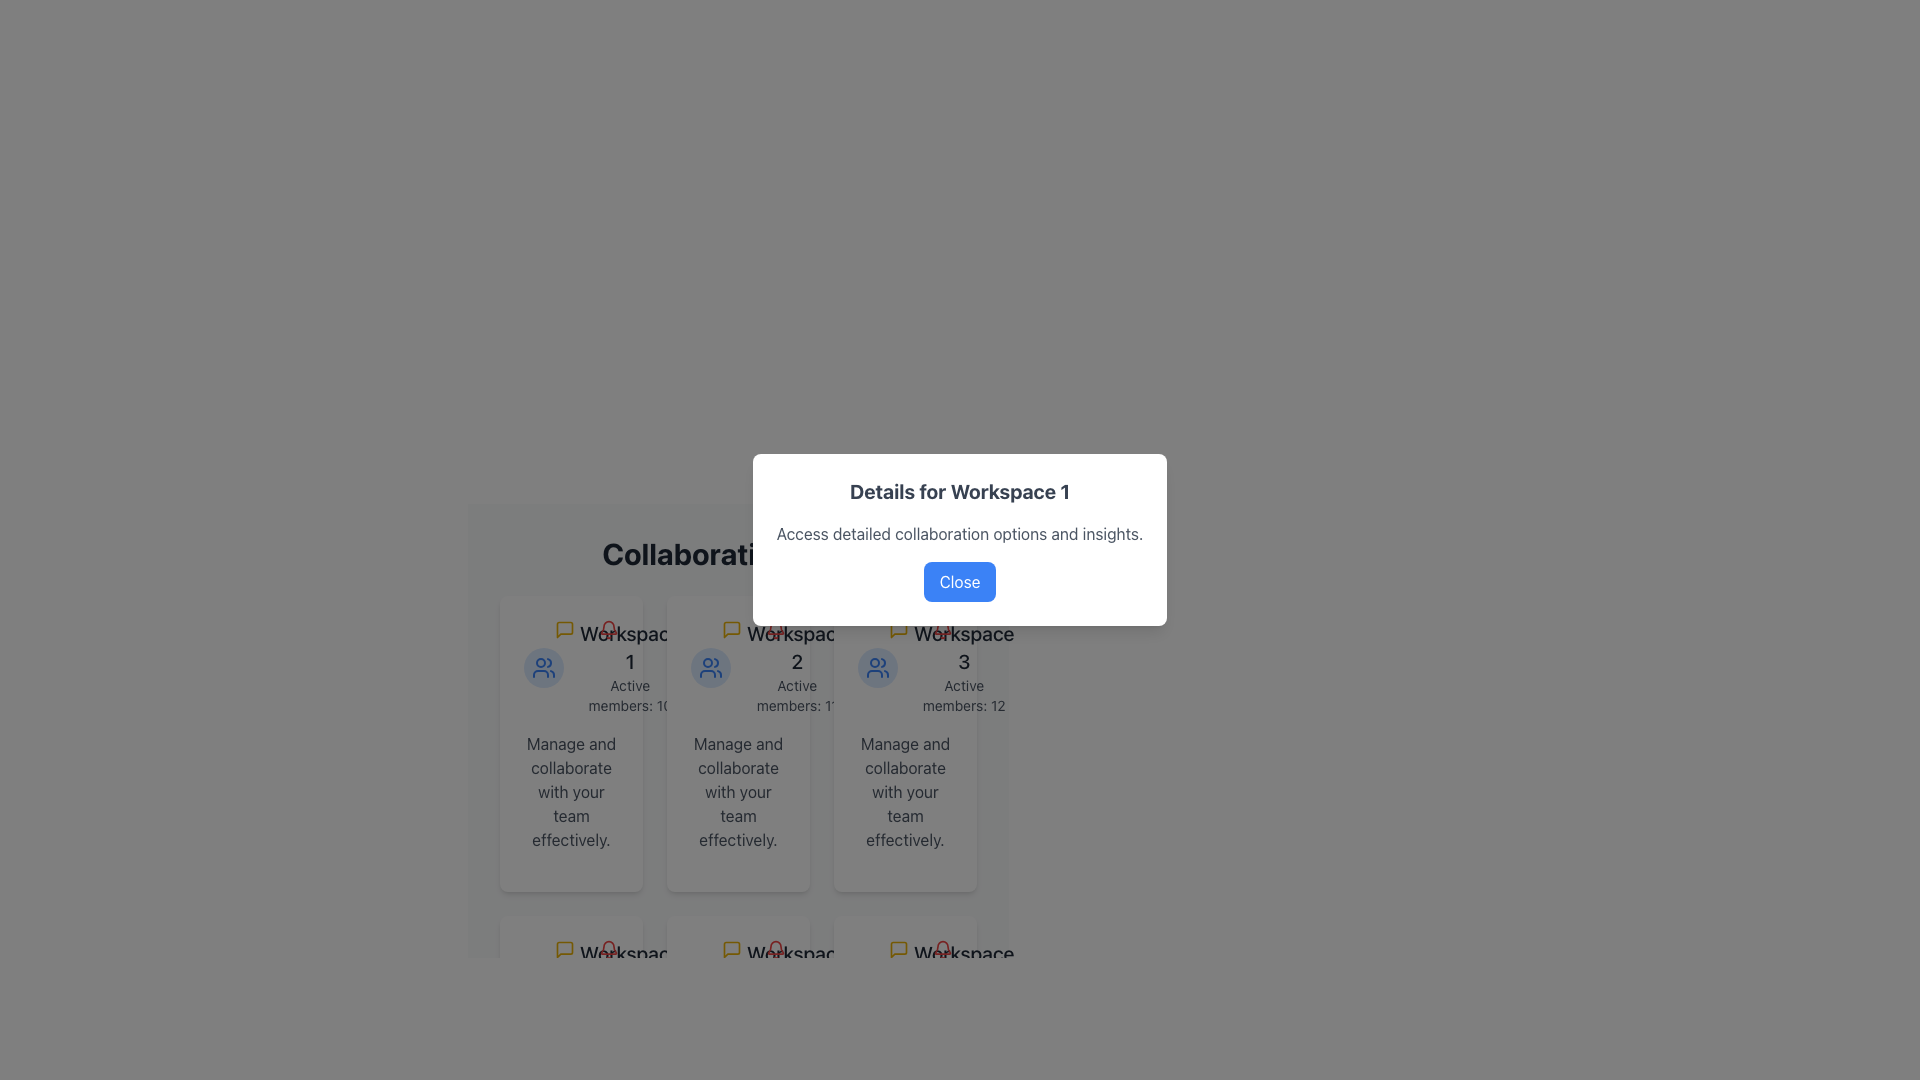 The width and height of the screenshot is (1920, 1080). What do you see at coordinates (904, 790) in the screenshot?
I see `the static Text Label providing information about 'Workspace 3', which is located below 'Active members: 12'` at bounding box center [904, 790].